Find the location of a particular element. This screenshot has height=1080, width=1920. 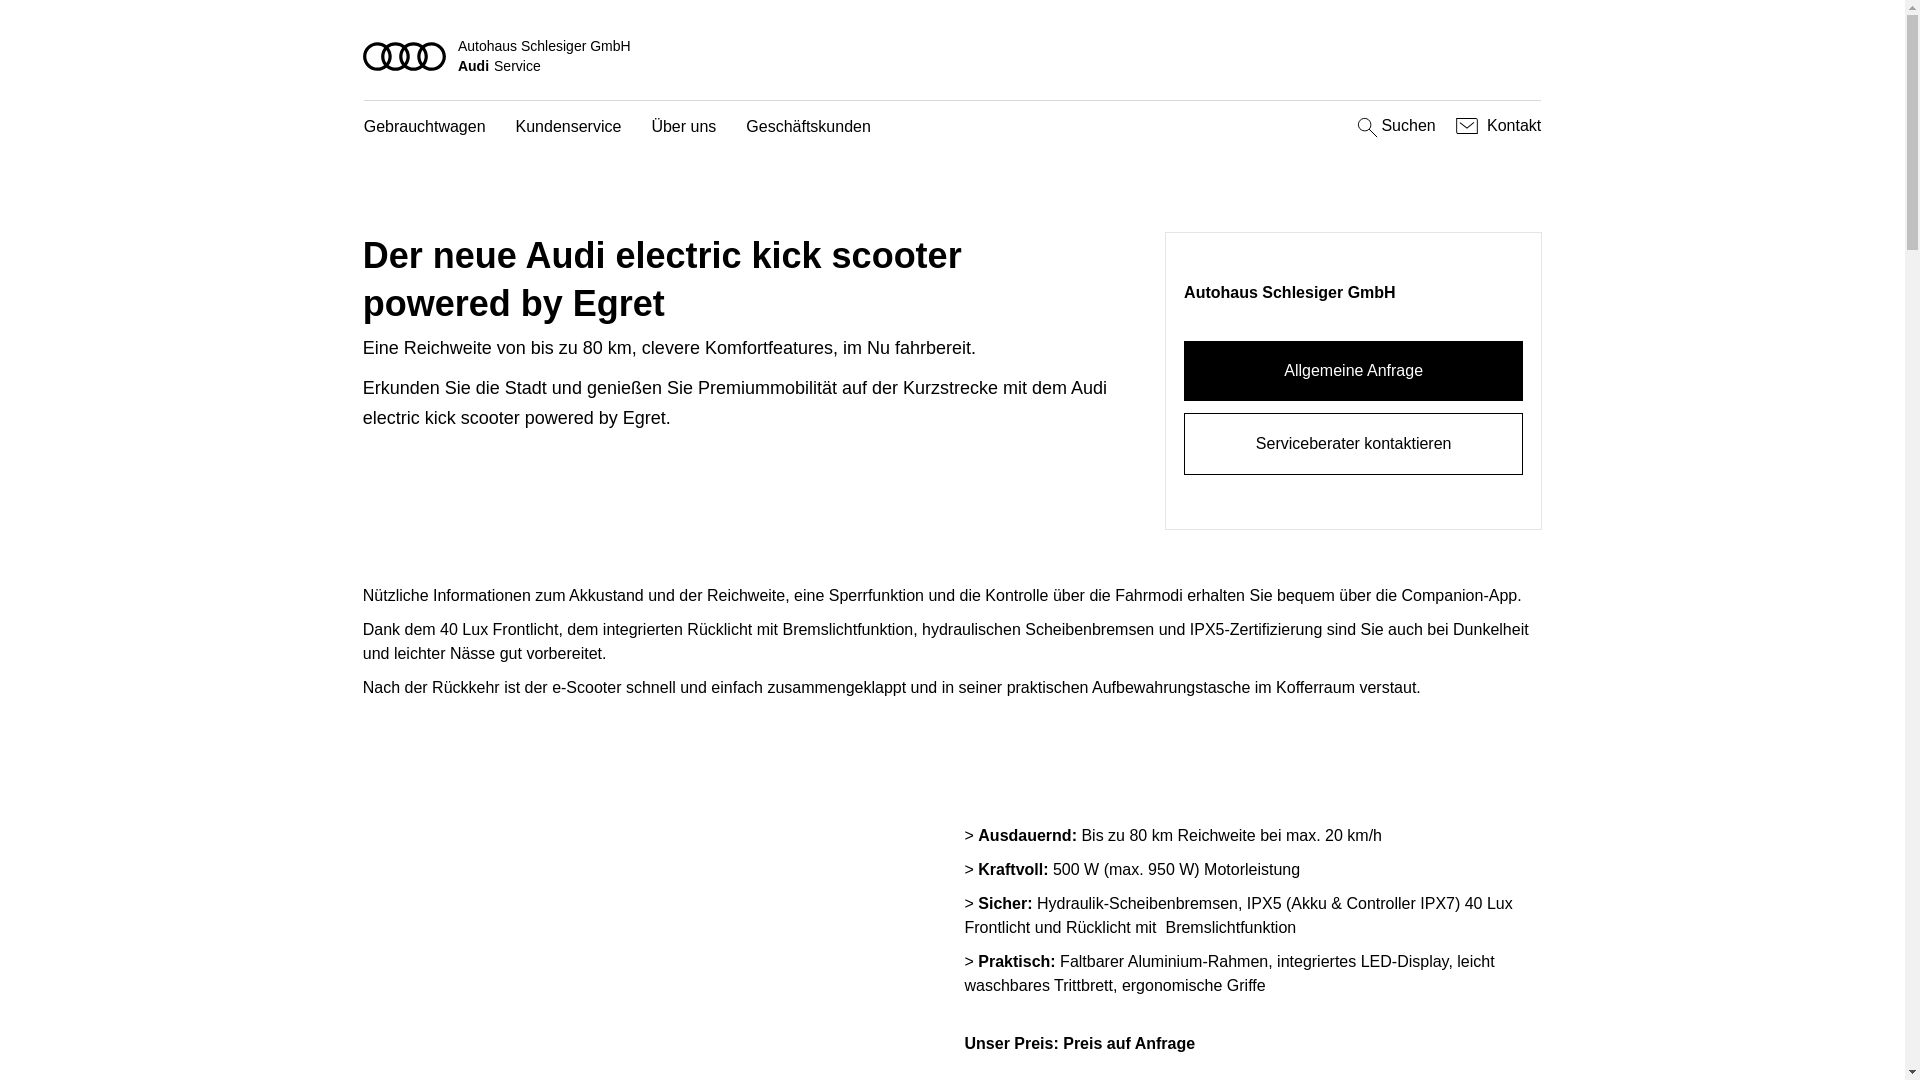

'Serviceberater kontaktieren' is located at coordinates (1353, 442).